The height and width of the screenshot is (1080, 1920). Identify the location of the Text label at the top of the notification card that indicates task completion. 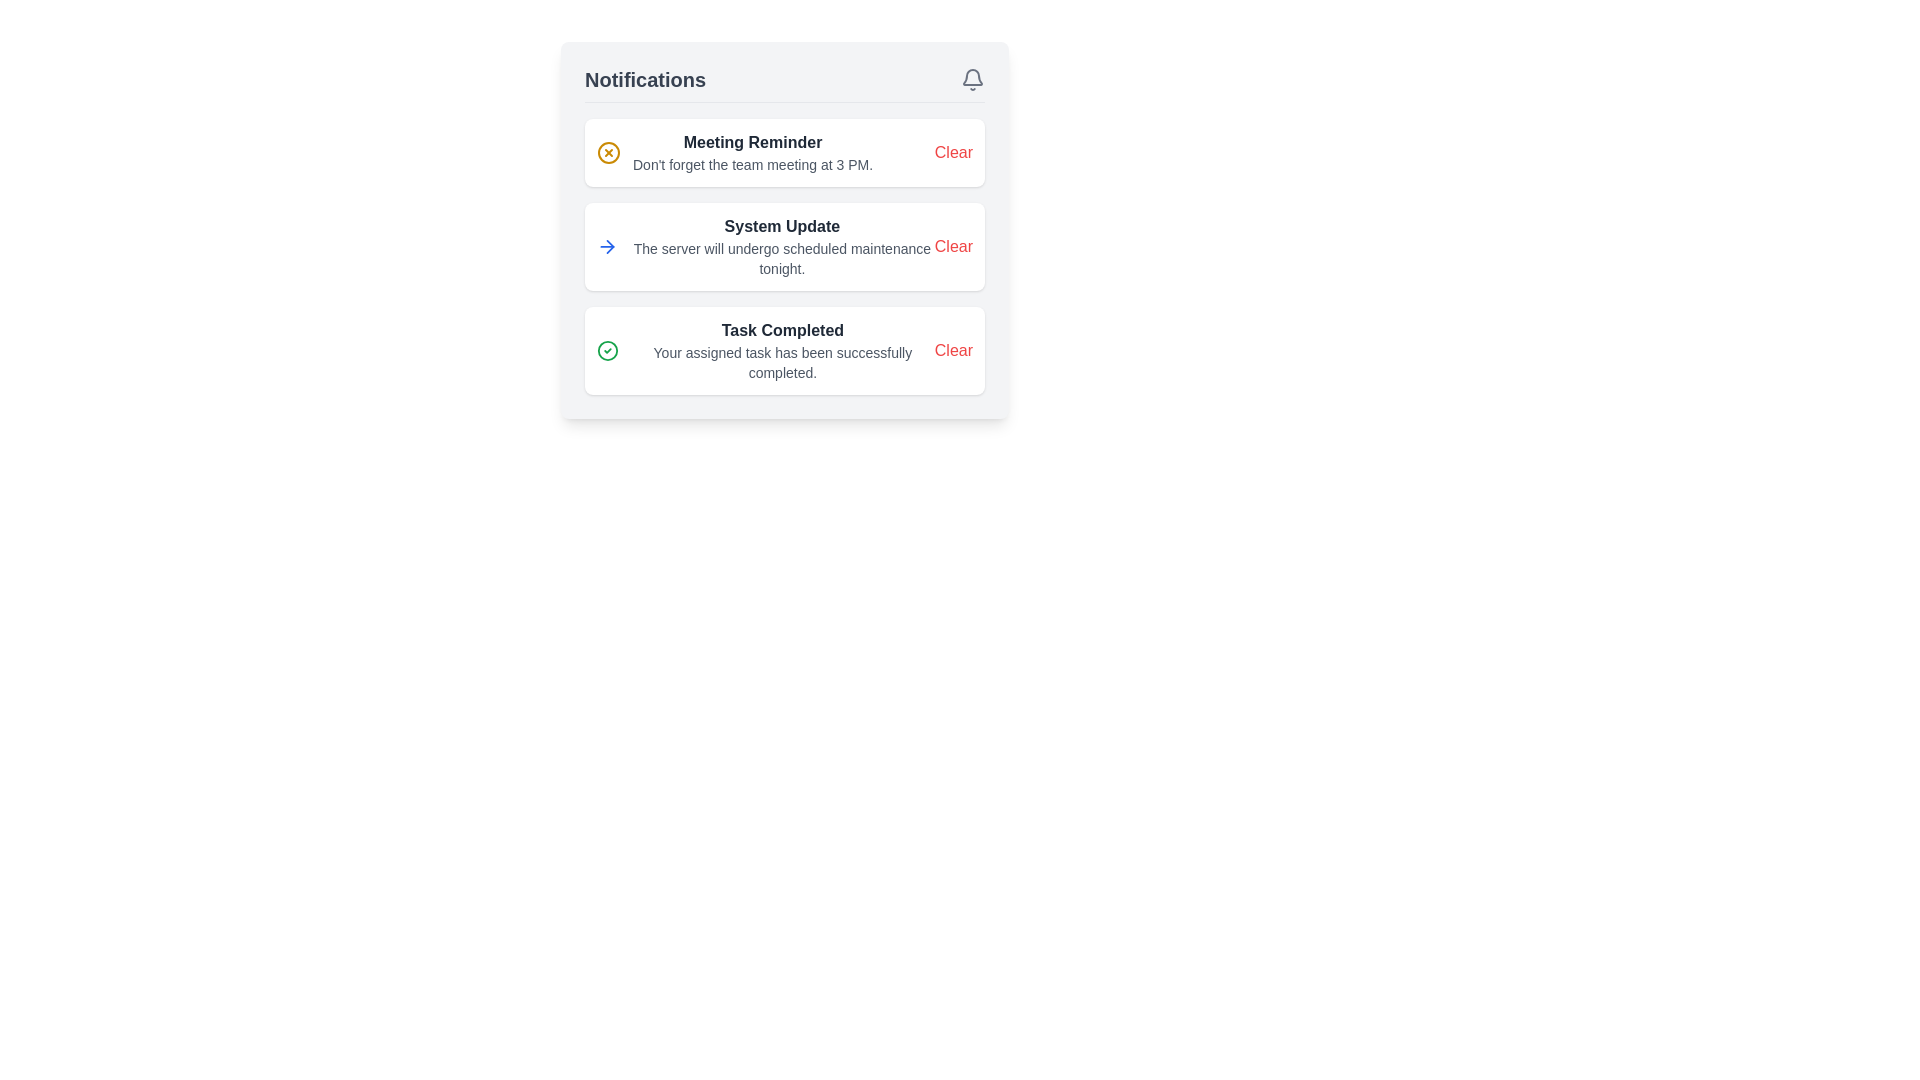
(781, 330).